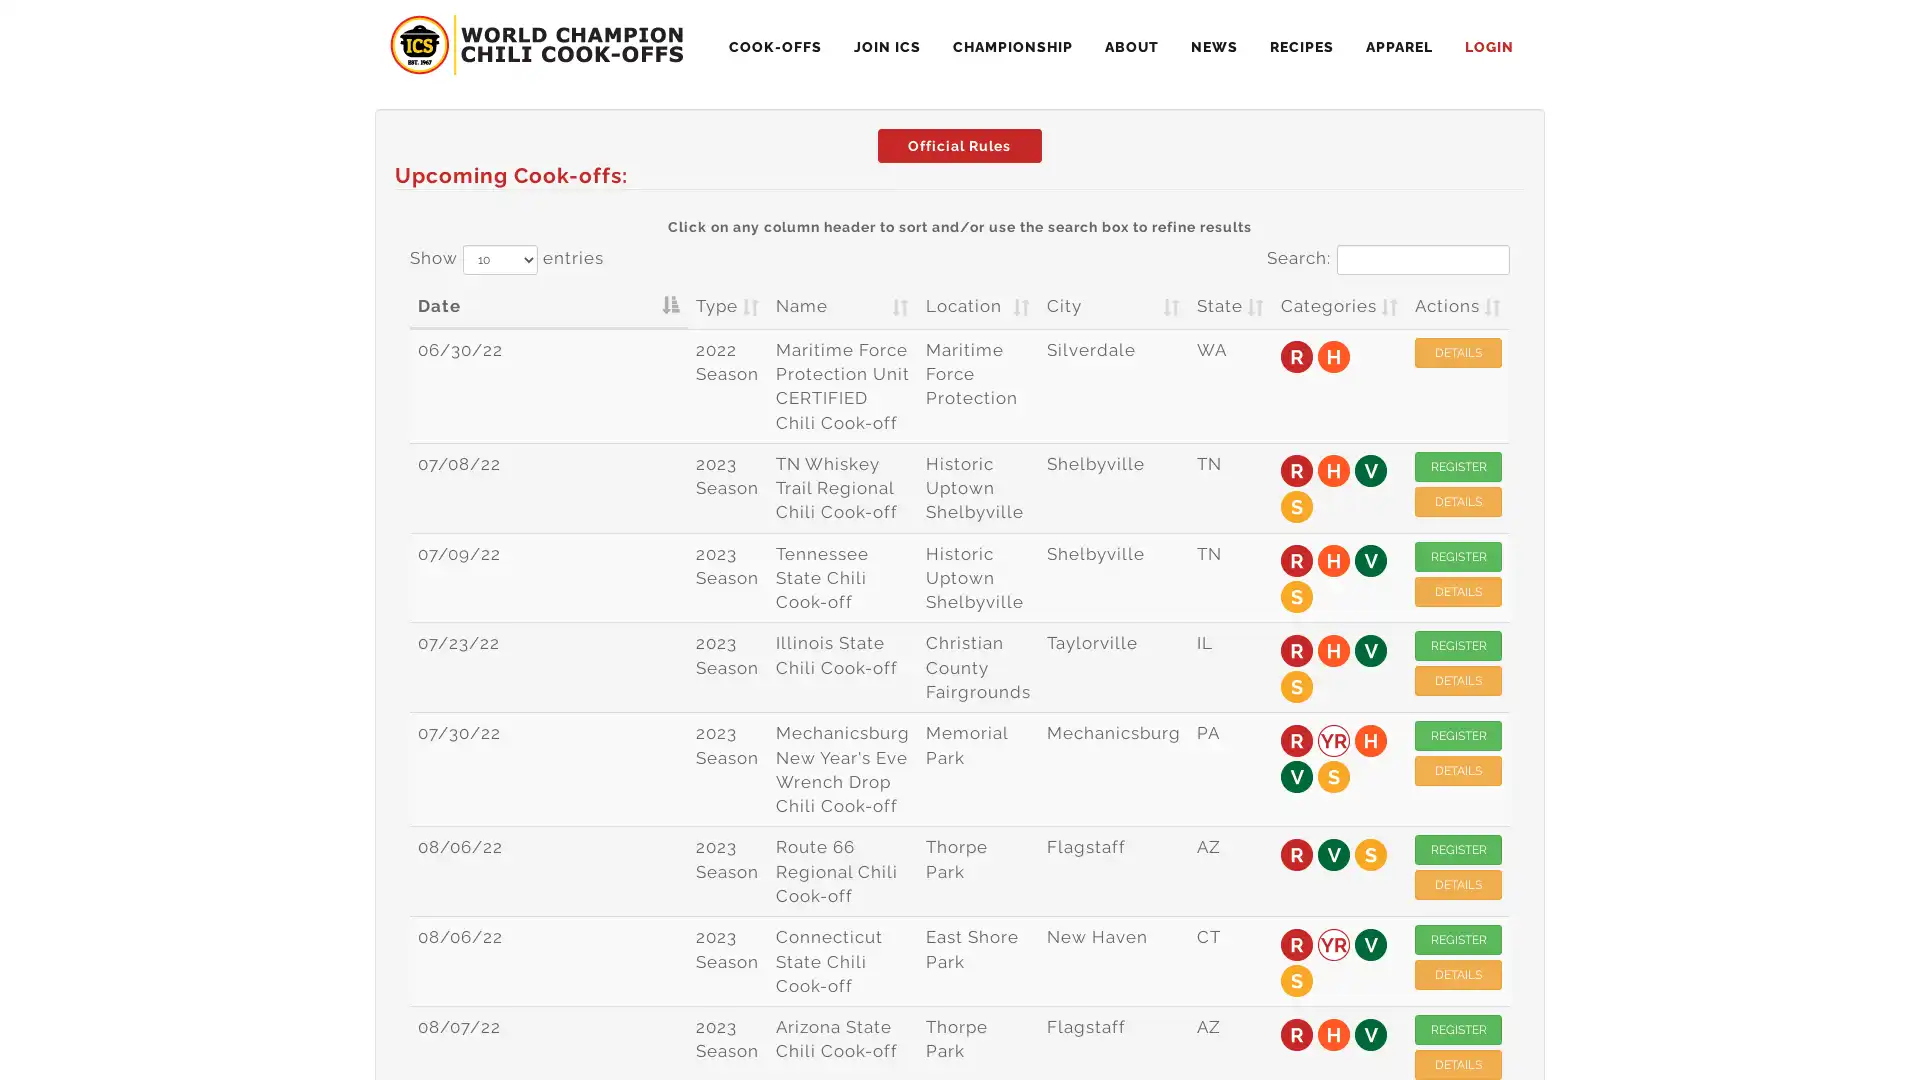 The width and height of the screenshot is (1920, 1080). I want to click on DETAILS, so click(1458, 500).